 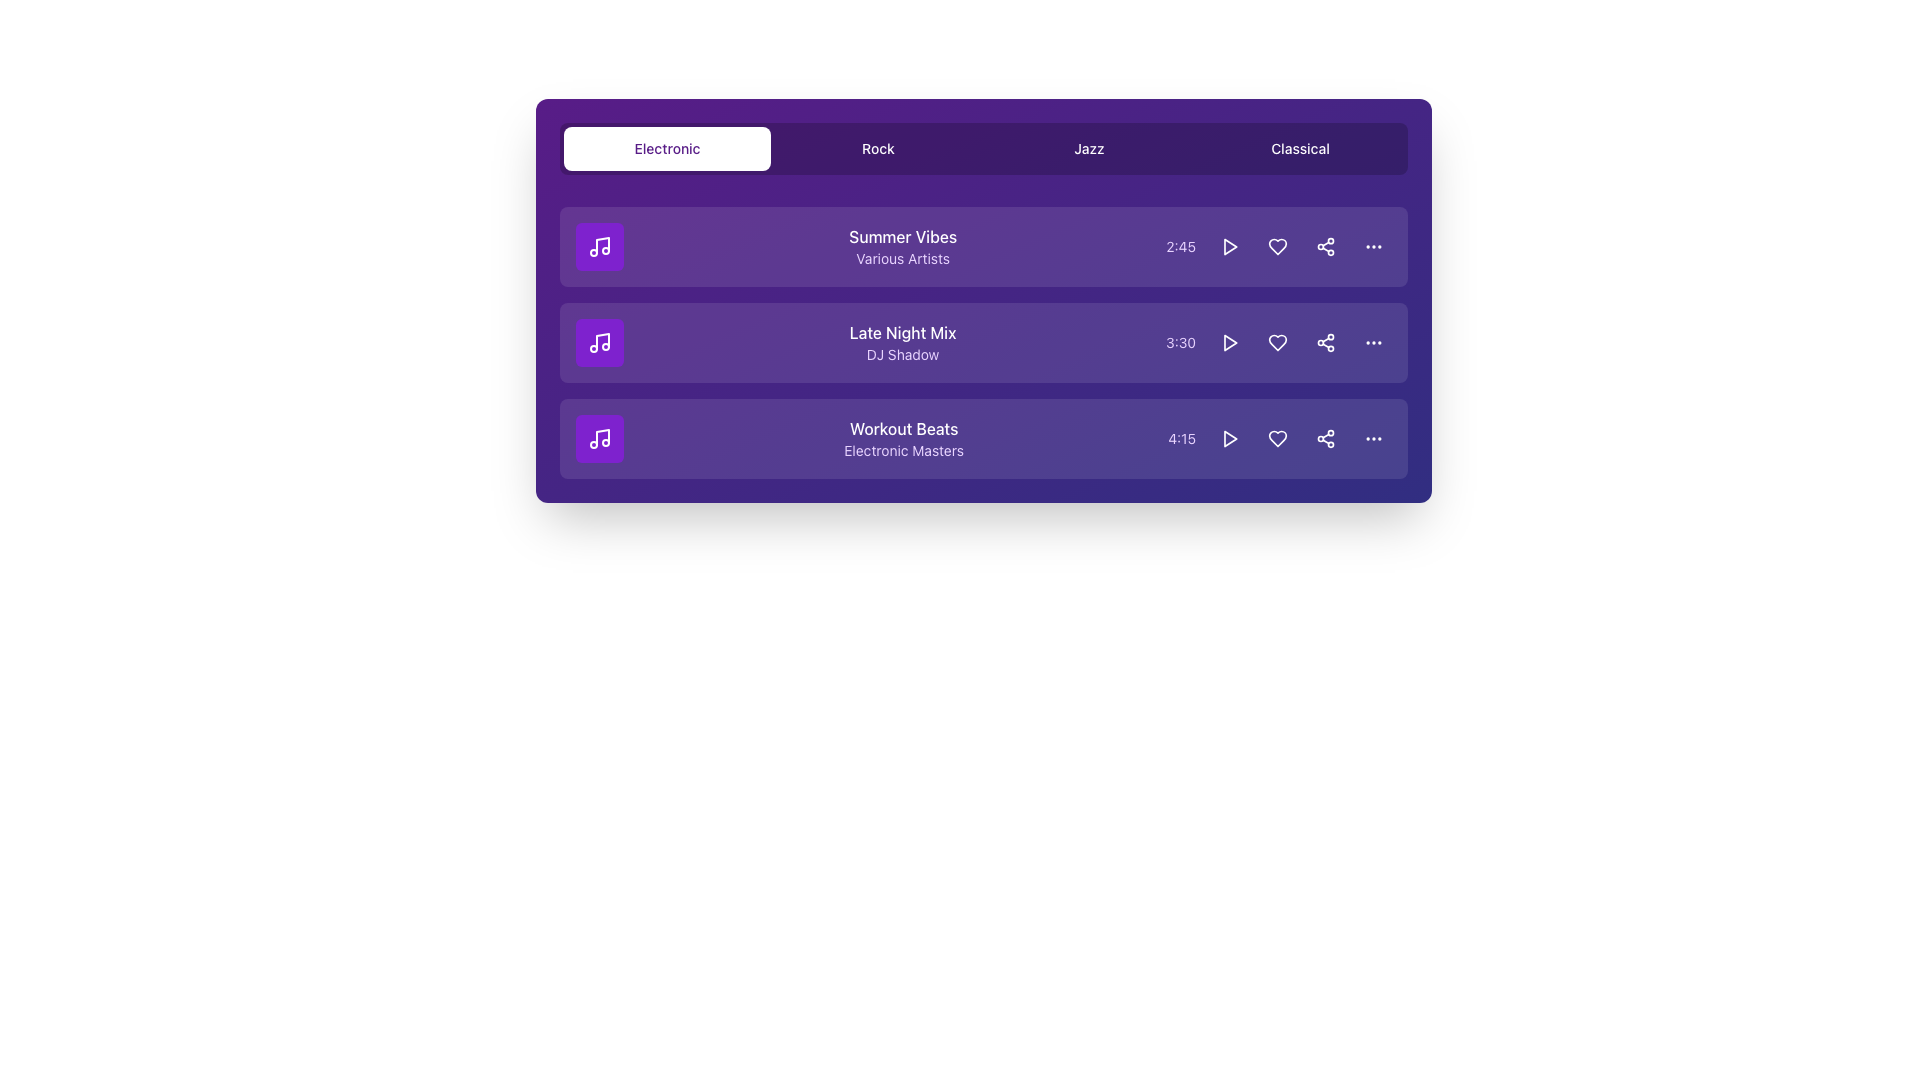 What do you see at coordinates (1276, 342) in the screenshot?
I see `the heart icon button located in the 'Late Night Mix' row, which serves as a favorite or like button for the corresponding track` at bounding box center [1276, 342].